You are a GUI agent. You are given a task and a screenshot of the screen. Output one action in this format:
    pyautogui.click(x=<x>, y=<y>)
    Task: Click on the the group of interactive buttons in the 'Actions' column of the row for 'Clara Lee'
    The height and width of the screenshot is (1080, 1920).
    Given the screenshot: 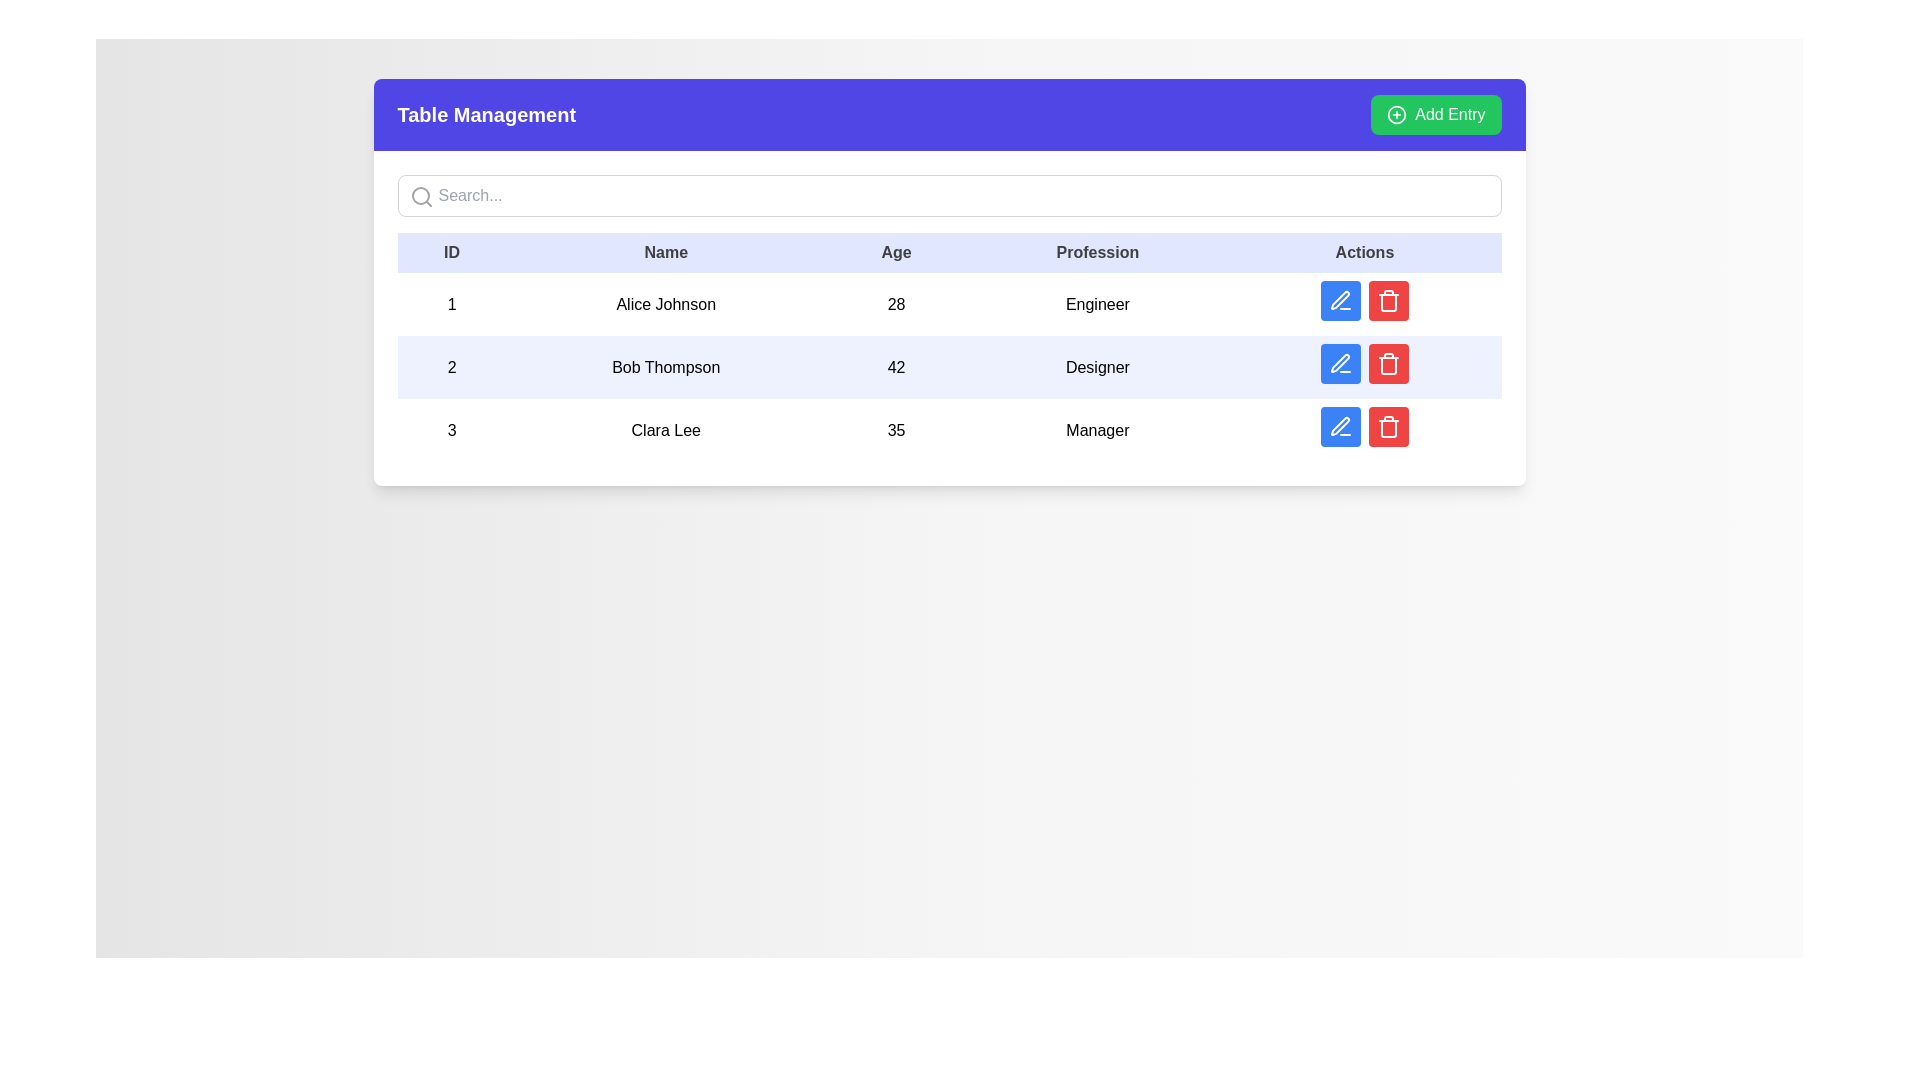 What is the action you would take?
    pyautogui.click(x=1363, y=429)
    